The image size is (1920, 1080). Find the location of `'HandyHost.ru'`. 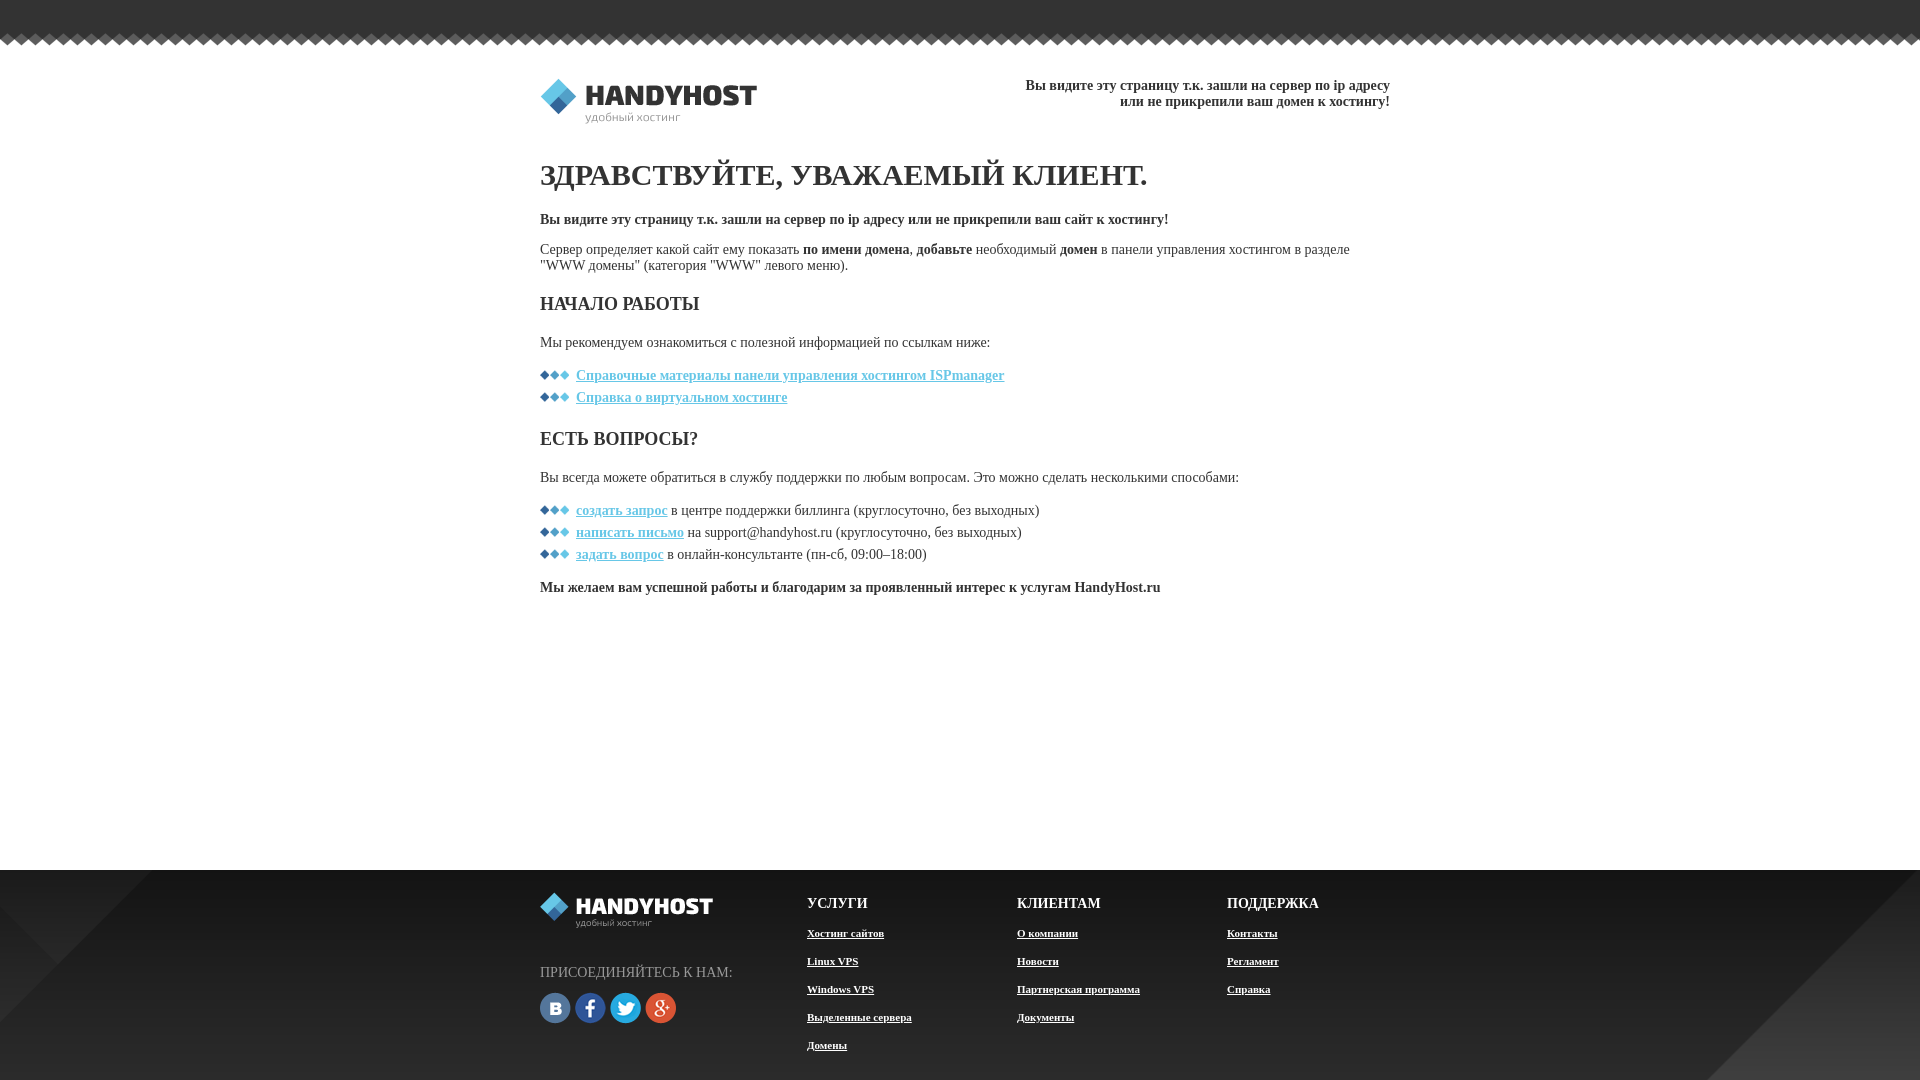

'HandyHost.ru' is located at coordinates (648, 103).